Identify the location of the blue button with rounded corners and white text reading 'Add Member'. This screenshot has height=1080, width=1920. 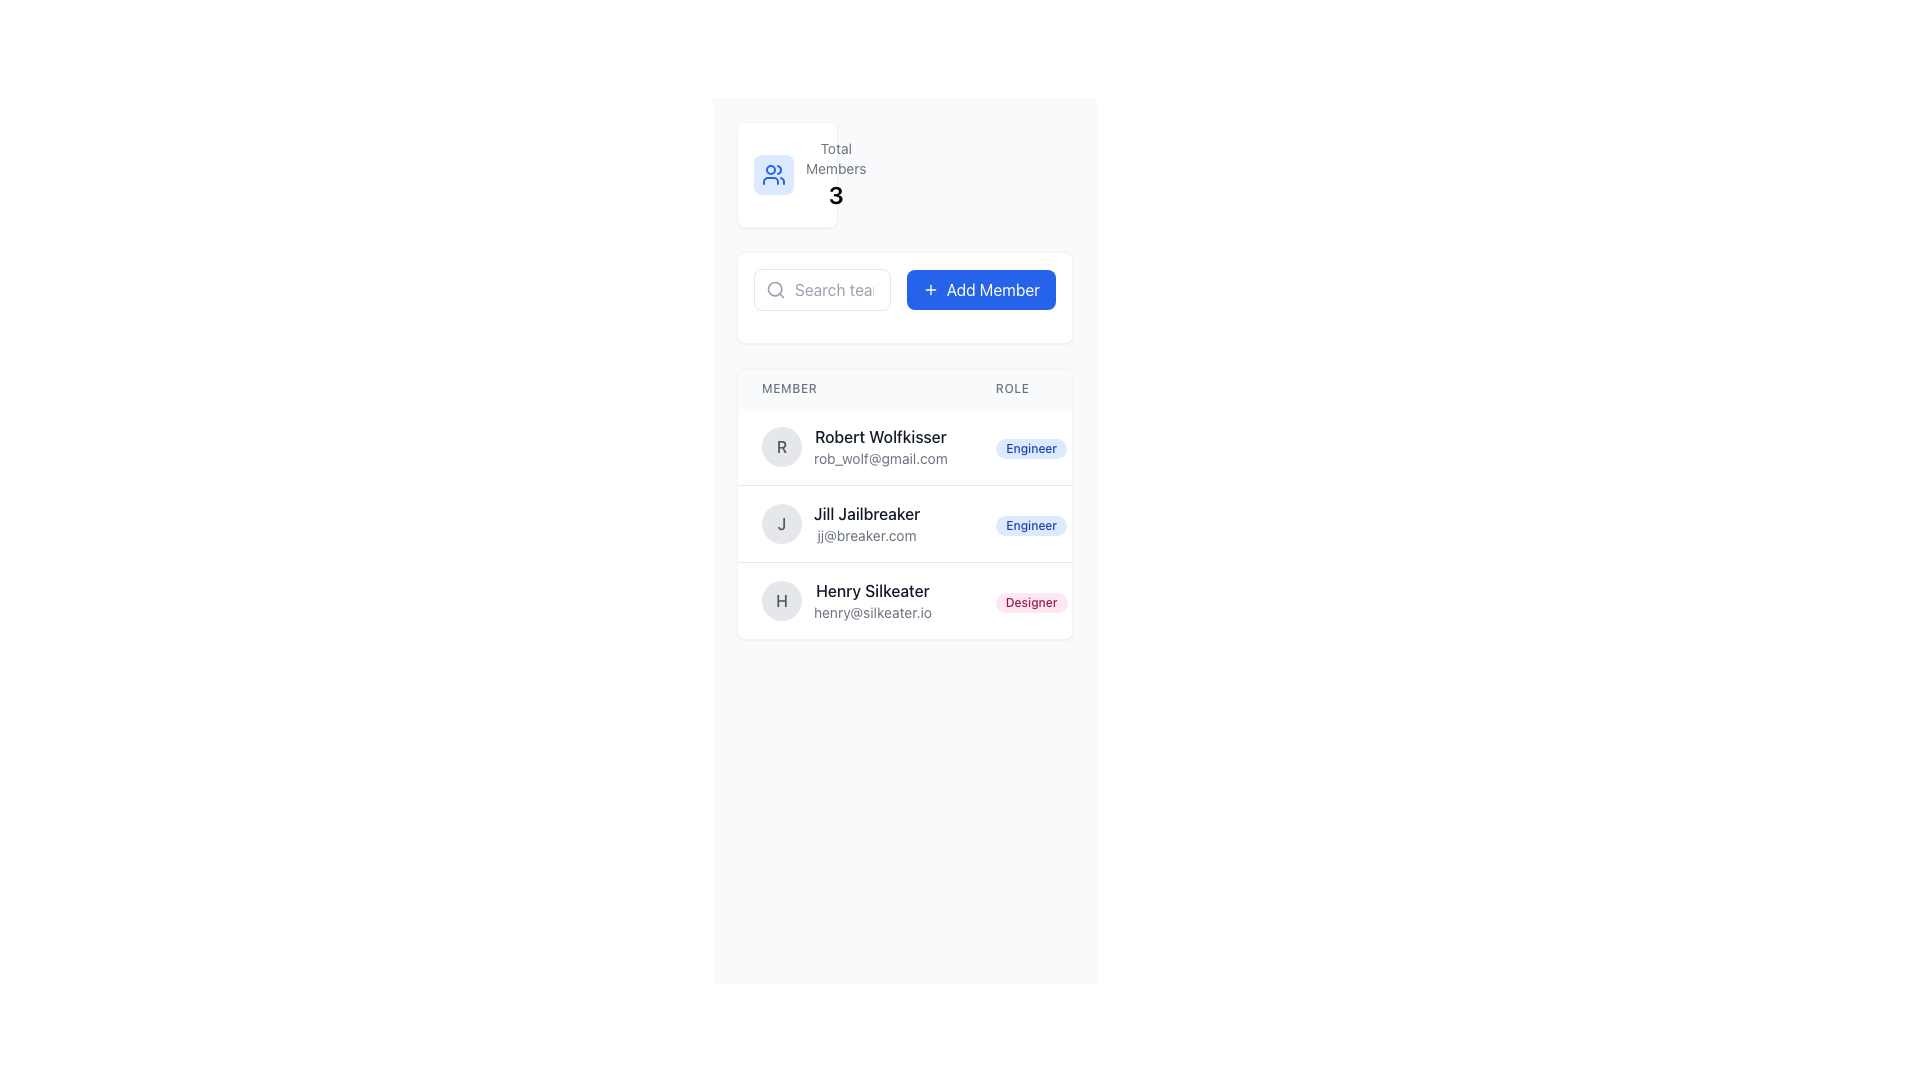
(904, 297).